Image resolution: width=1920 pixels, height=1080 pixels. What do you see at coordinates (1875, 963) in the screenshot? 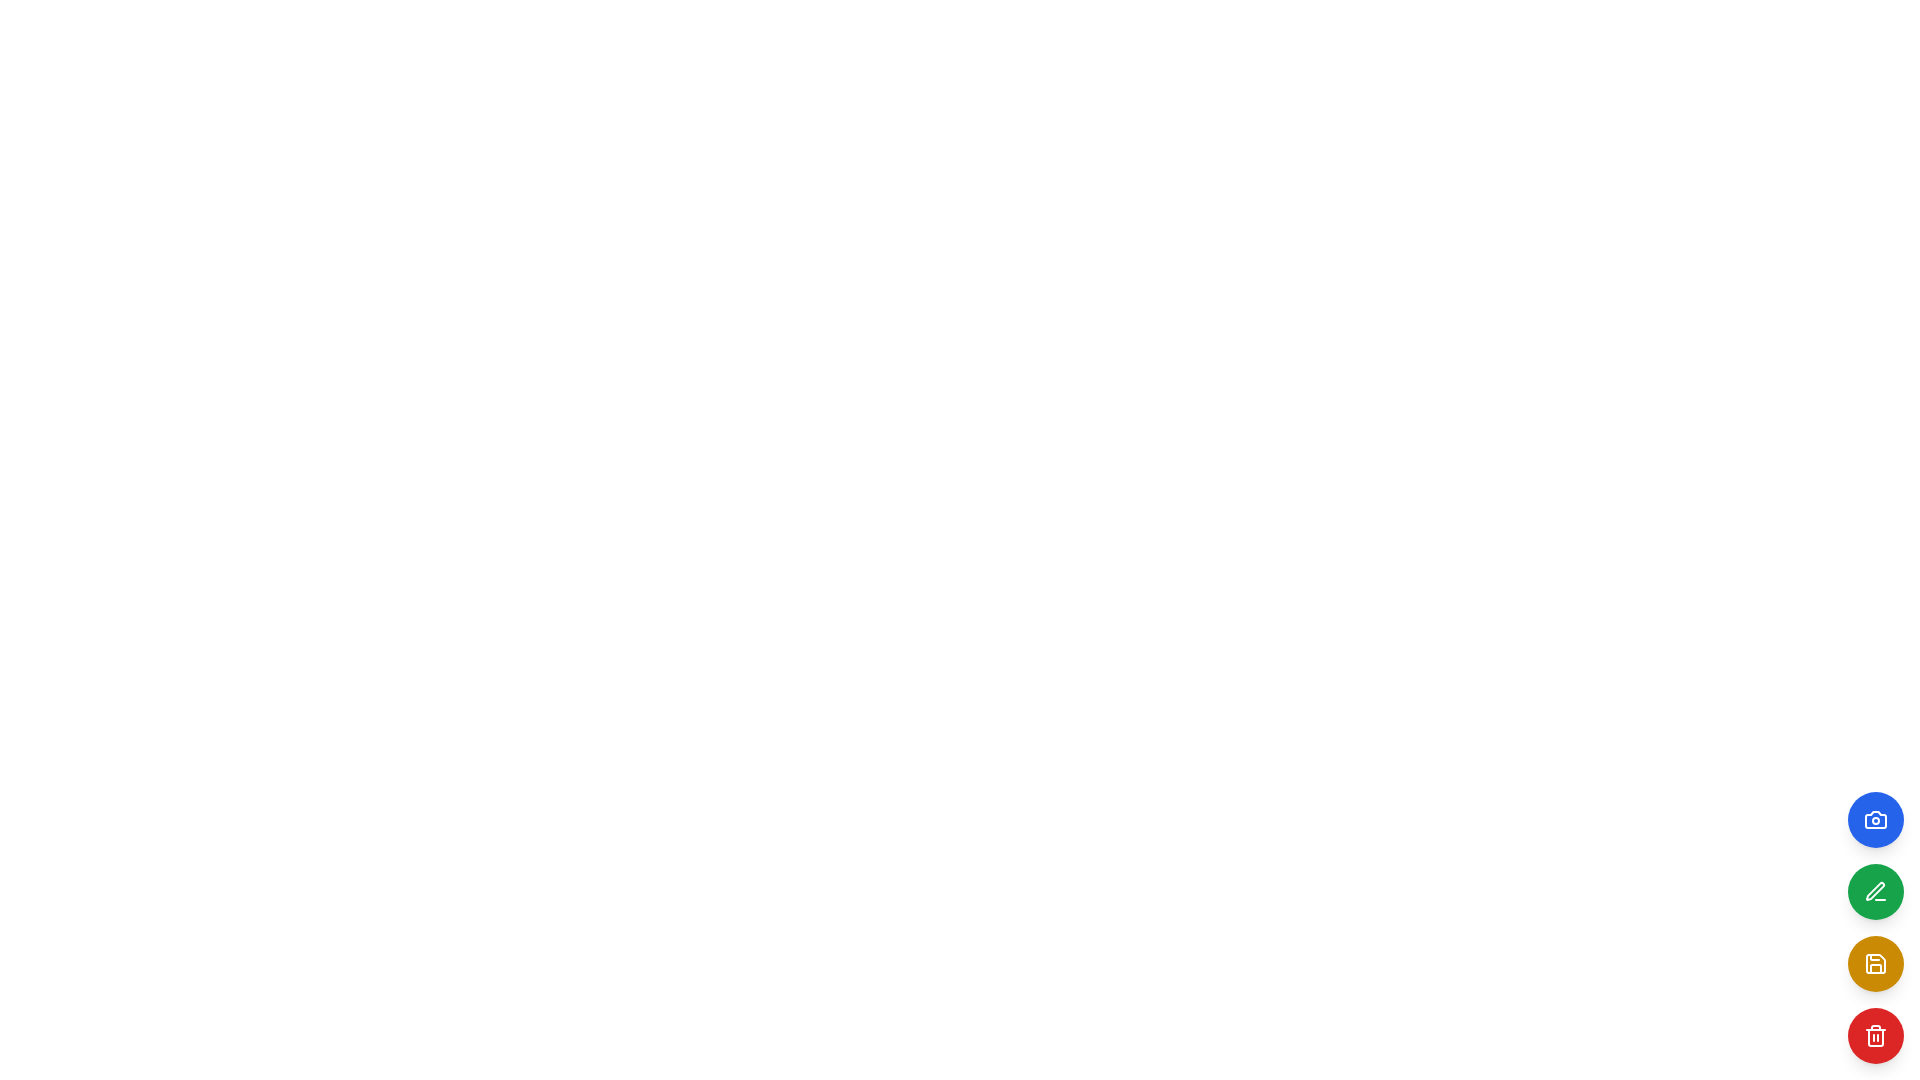
I see `the circular yellow button with a white save icon` at bounding box center [1875, 963].